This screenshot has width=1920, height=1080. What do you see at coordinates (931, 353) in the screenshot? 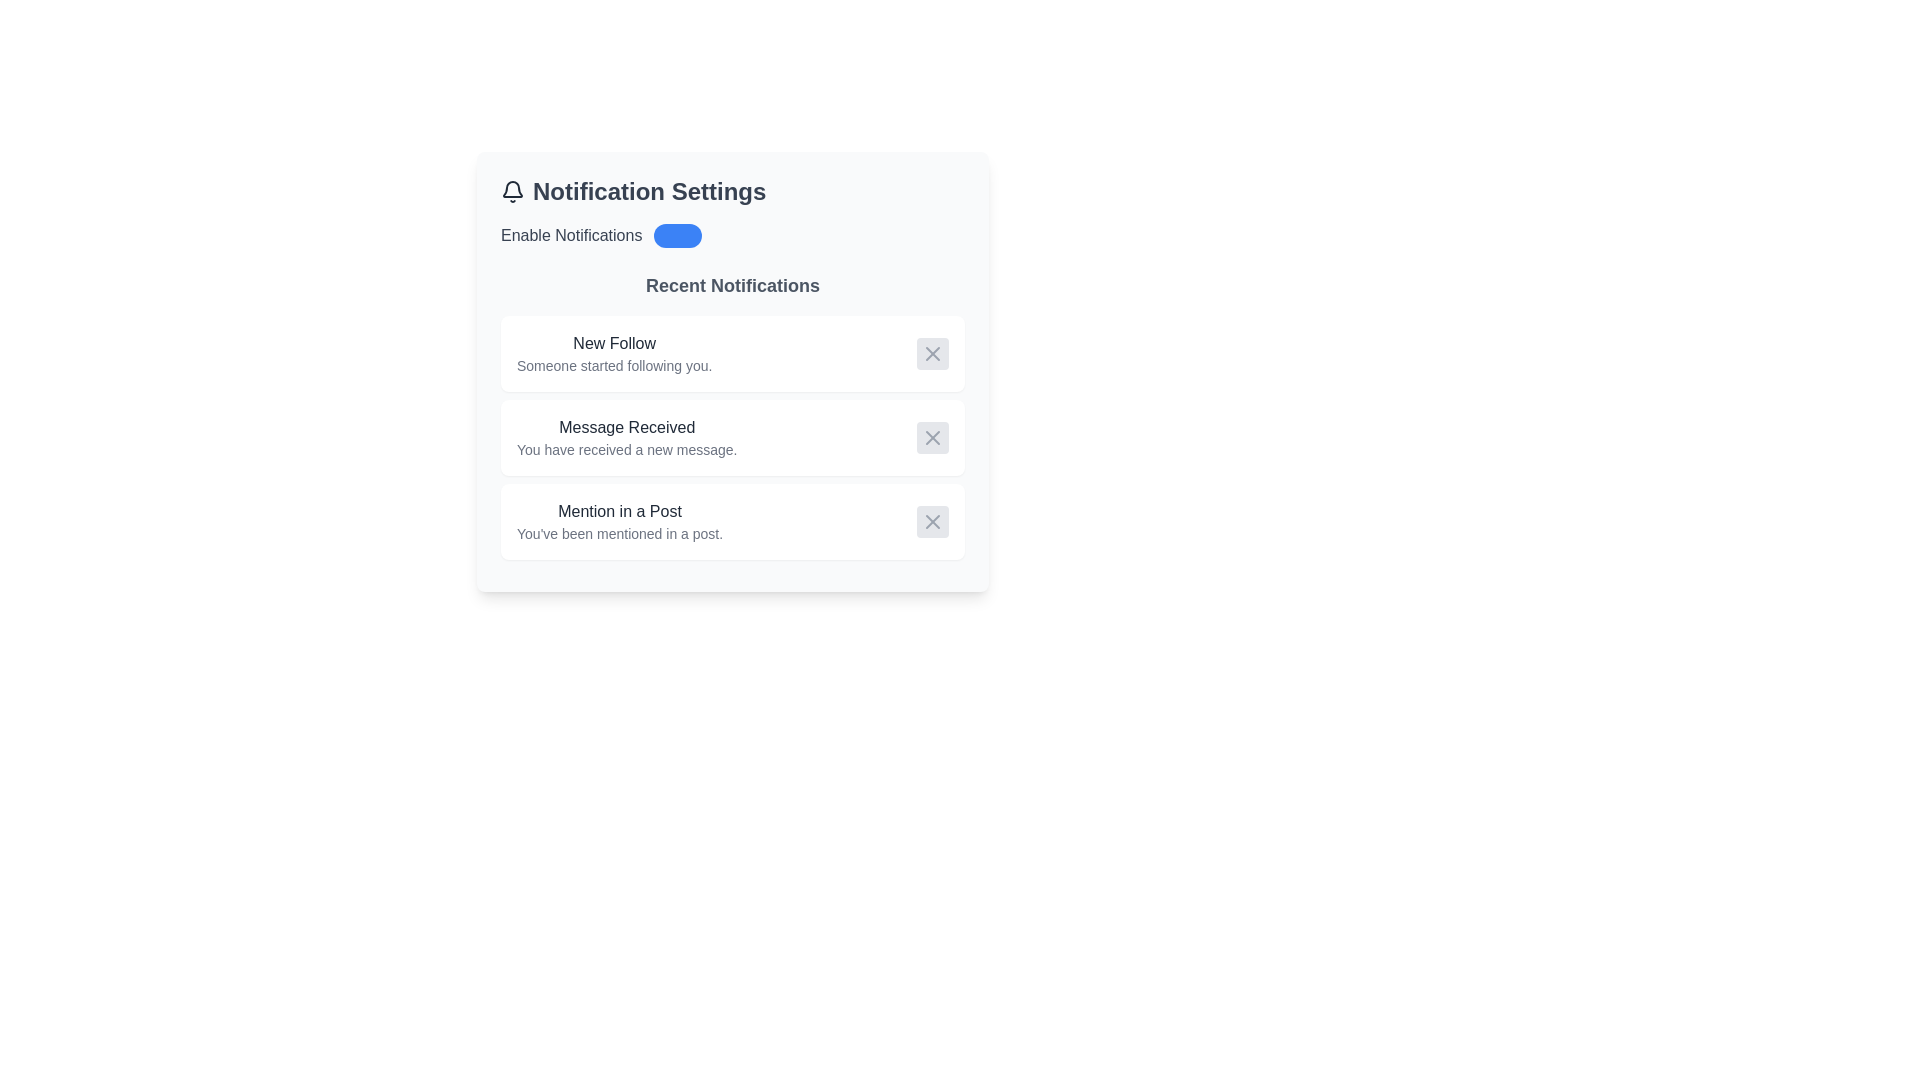
I see `the small diagonal line forming part of the 'X' icon styled with a gray stroke, located at the top right corner of the 'New Follow' notification in the 'Recent Notifications' section` at bounding box center [931, 353].